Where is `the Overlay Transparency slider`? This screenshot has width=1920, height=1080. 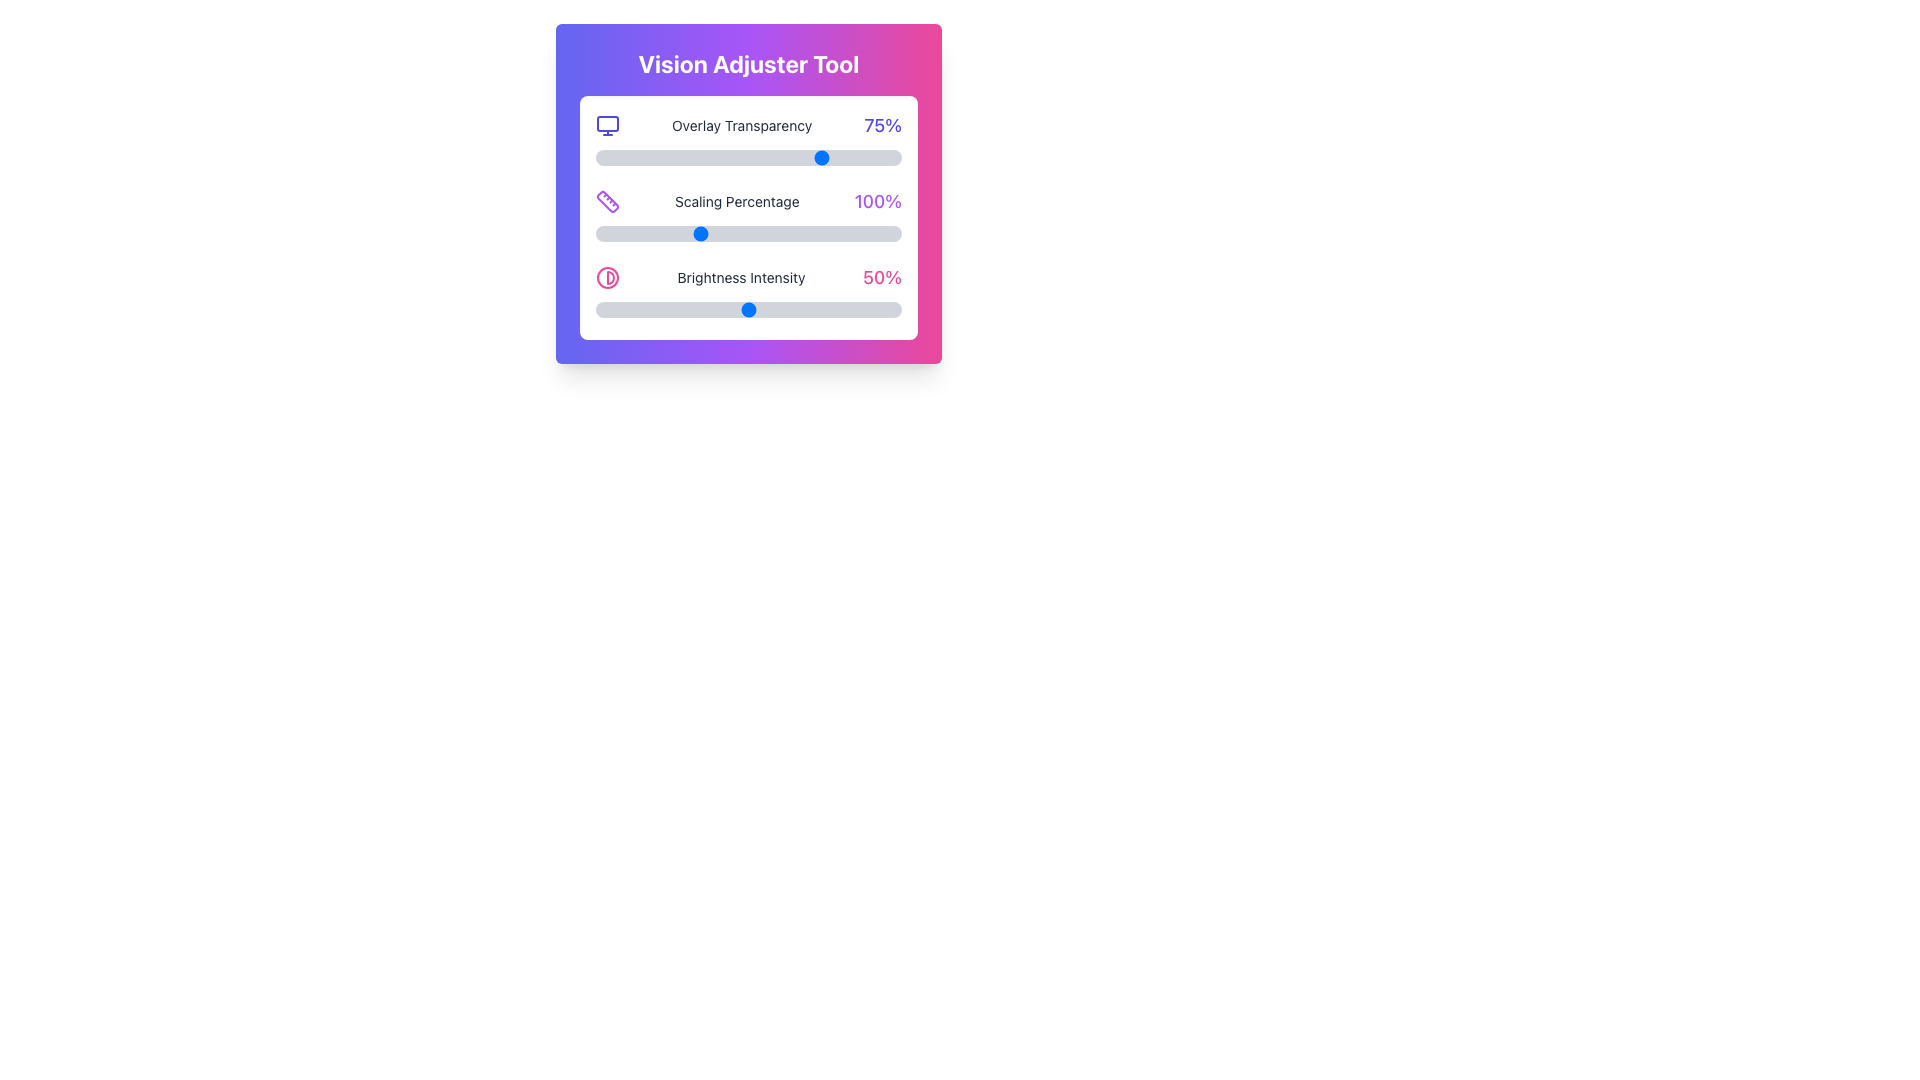 the Overlay Transparency slider is located at coordinates (684, 157).